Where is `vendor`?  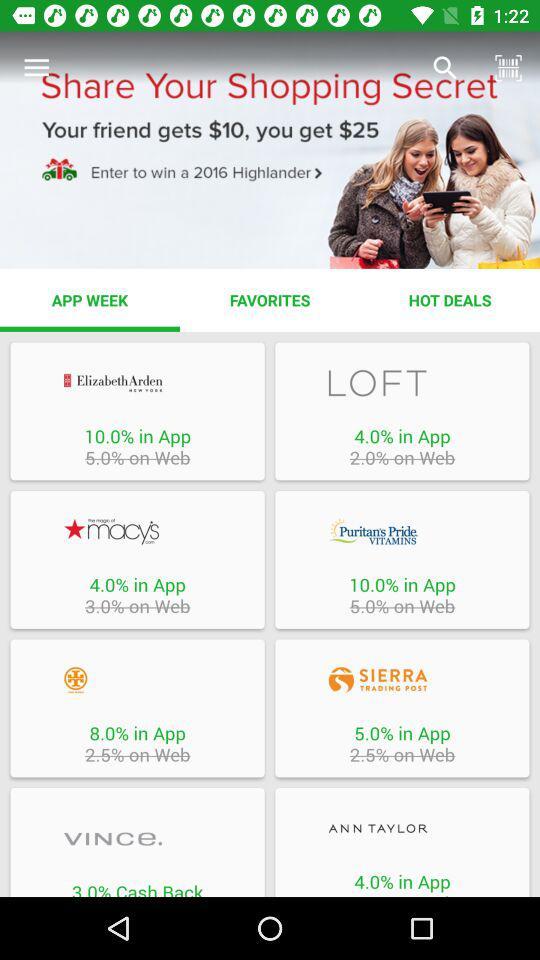
vendor is located at coordinates (136, 680).